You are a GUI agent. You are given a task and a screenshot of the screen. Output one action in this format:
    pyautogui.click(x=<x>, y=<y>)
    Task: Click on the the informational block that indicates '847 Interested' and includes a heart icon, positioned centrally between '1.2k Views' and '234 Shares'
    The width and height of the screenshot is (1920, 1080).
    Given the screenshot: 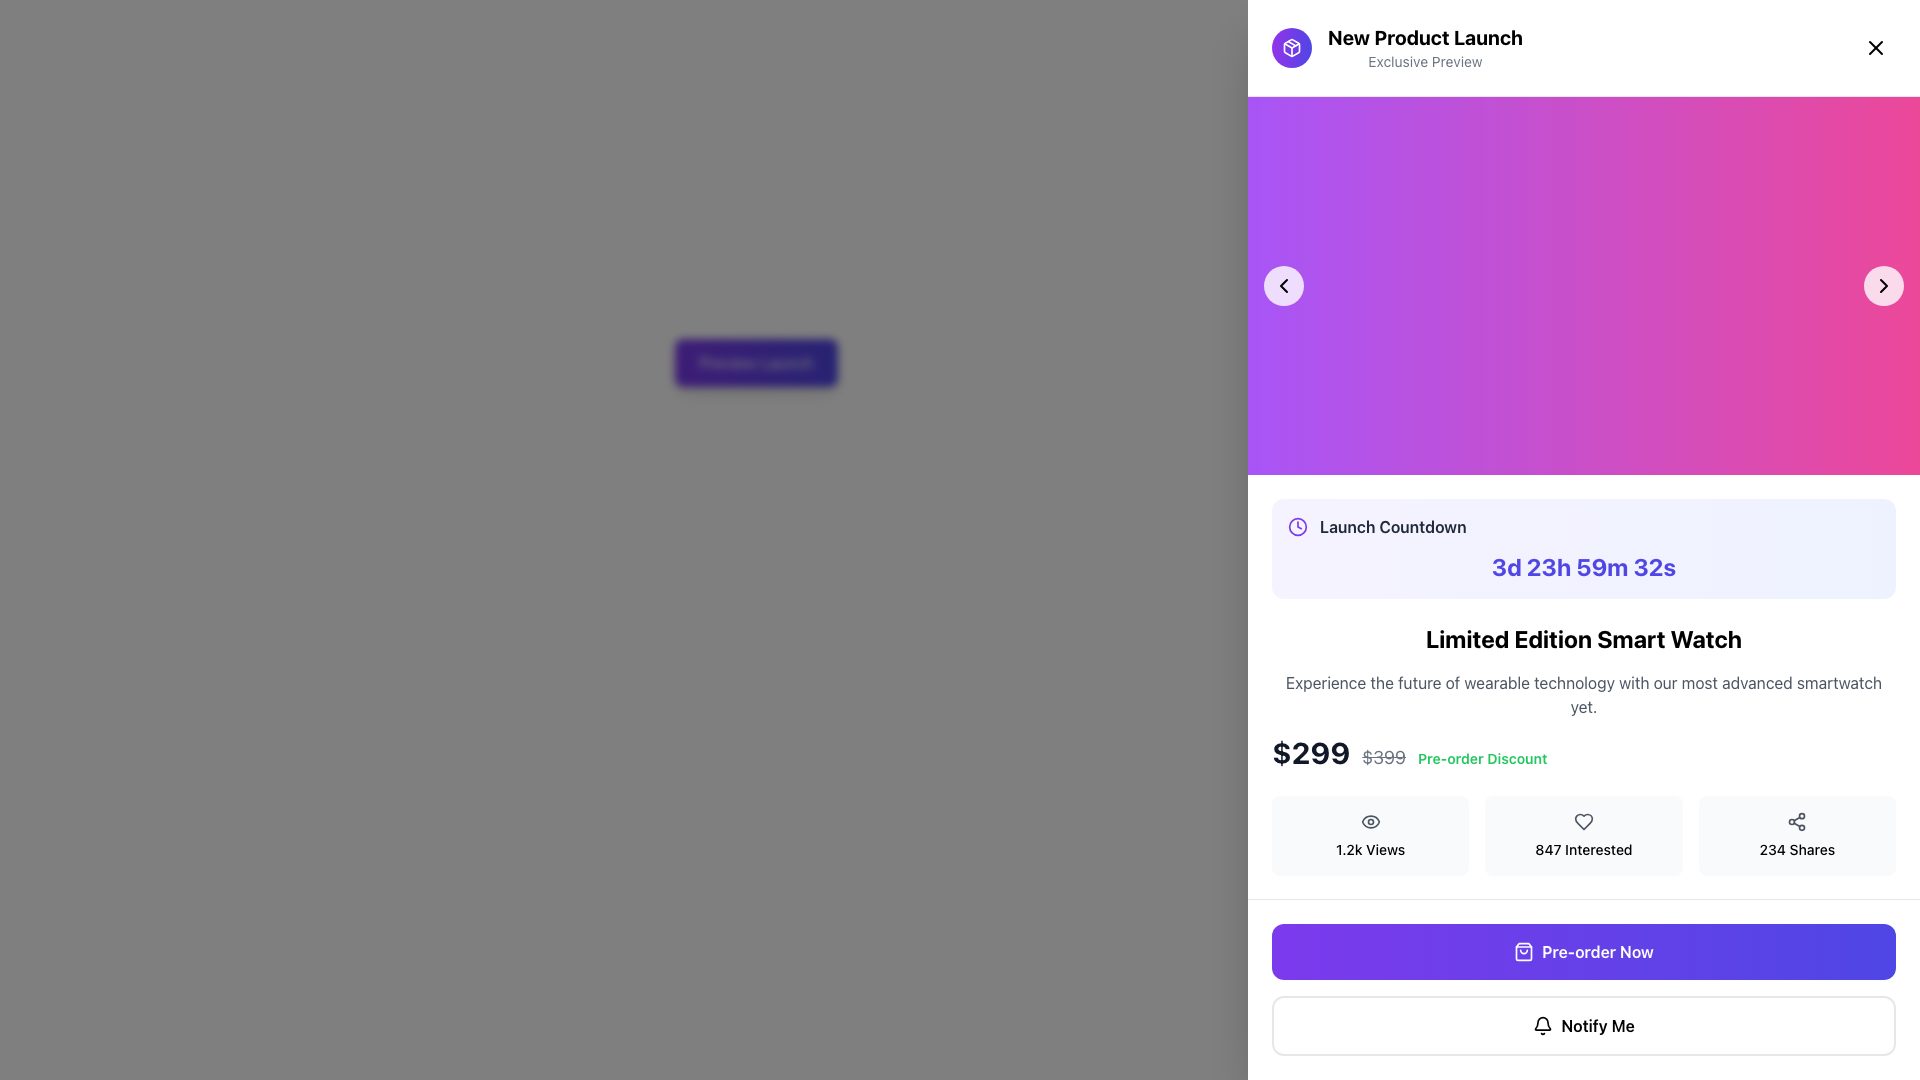 What is the action you would take?
    pyautogui.click(x=1583, y=836)
    